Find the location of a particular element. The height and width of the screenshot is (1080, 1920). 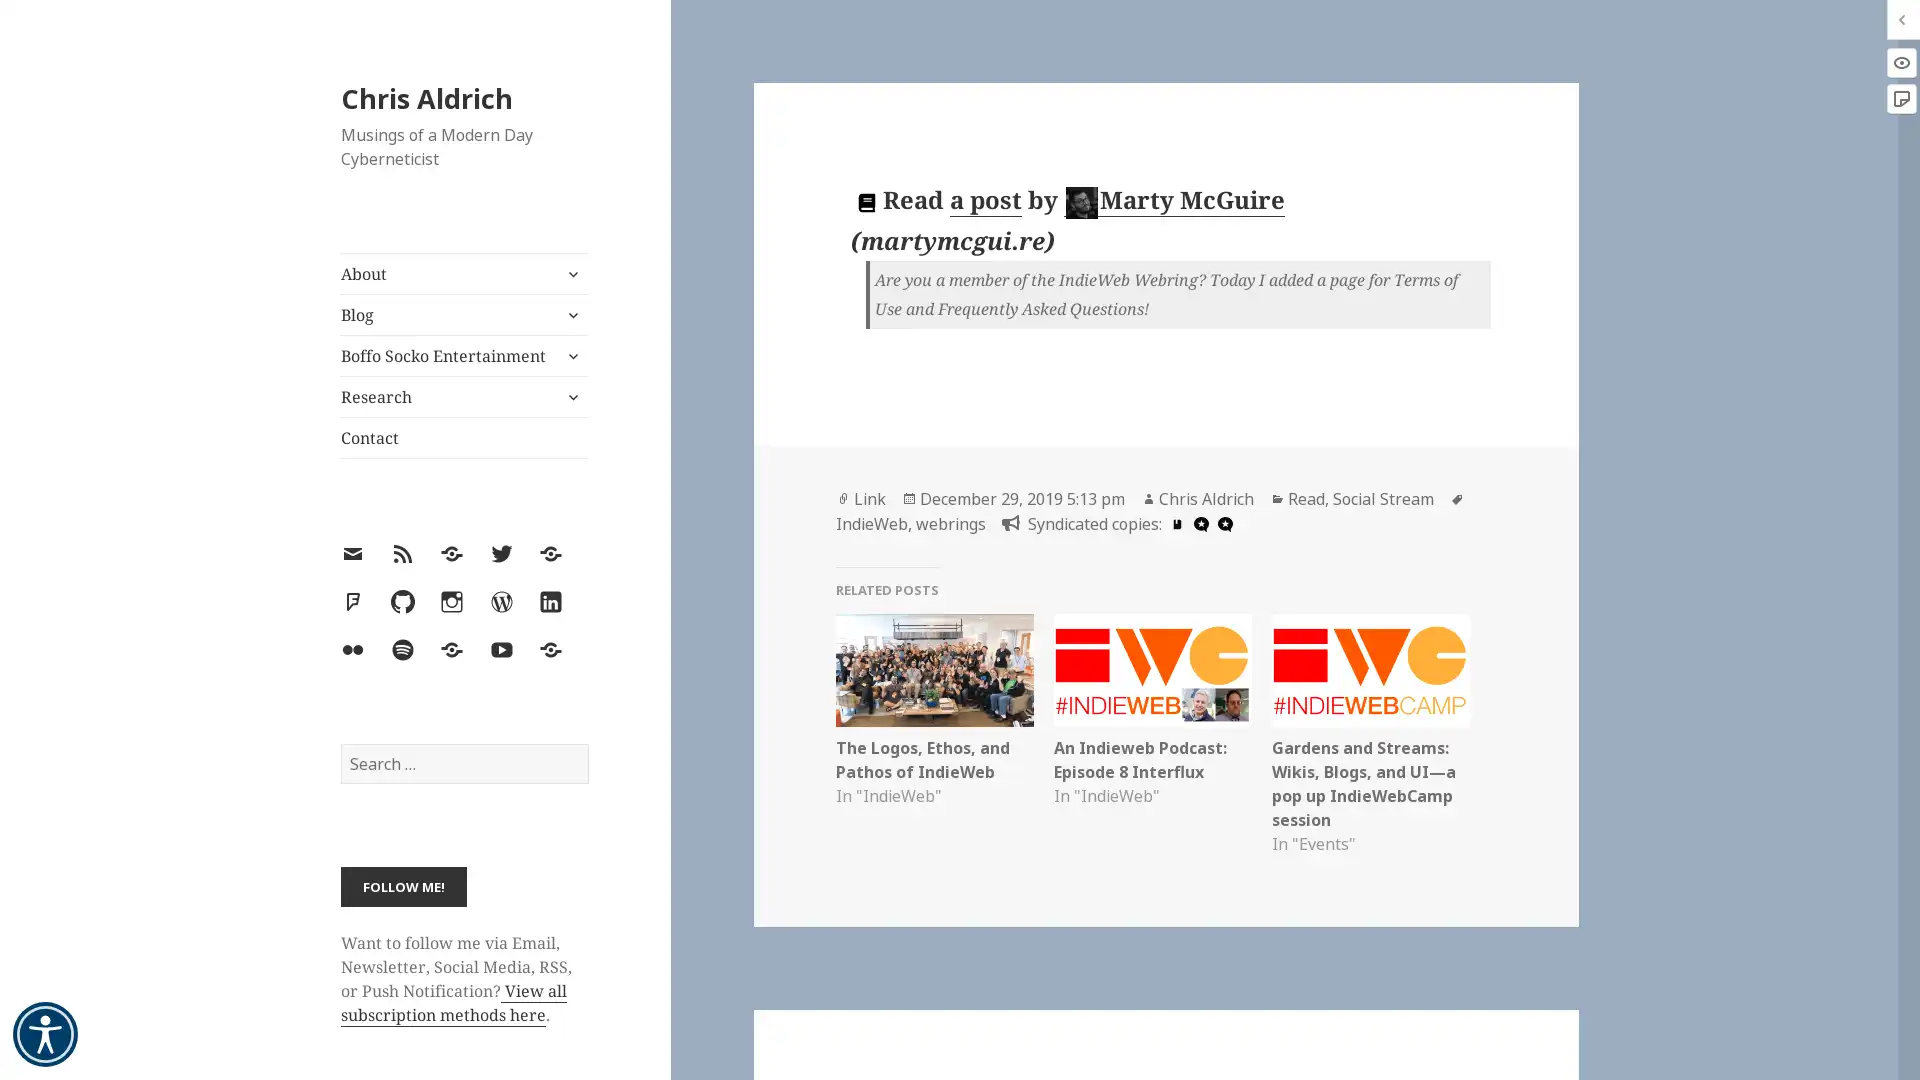

New page note is located at coordinates (1900, 99).